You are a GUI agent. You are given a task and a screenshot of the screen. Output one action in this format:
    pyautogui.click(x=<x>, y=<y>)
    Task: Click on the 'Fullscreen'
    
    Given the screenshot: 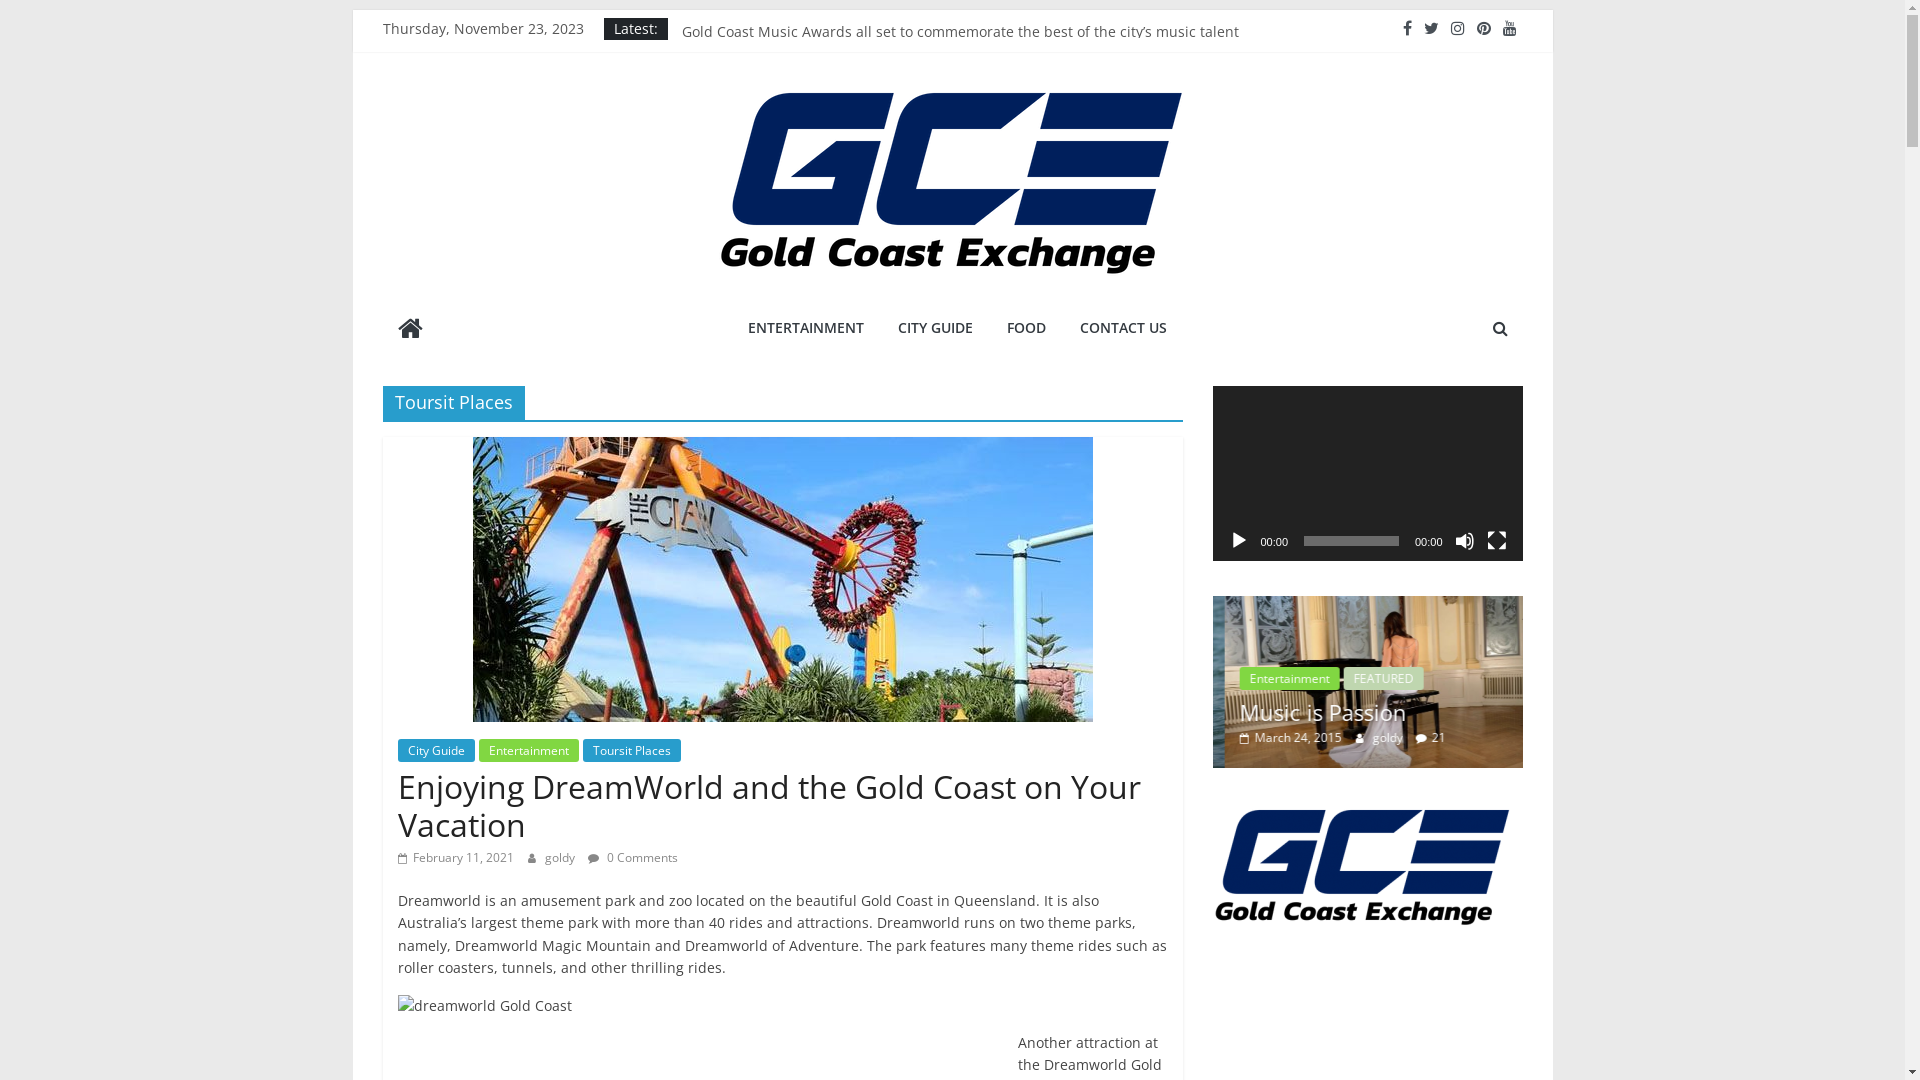 What is the action you would take?
    pyautogui.click(x=1496, y=540)
    